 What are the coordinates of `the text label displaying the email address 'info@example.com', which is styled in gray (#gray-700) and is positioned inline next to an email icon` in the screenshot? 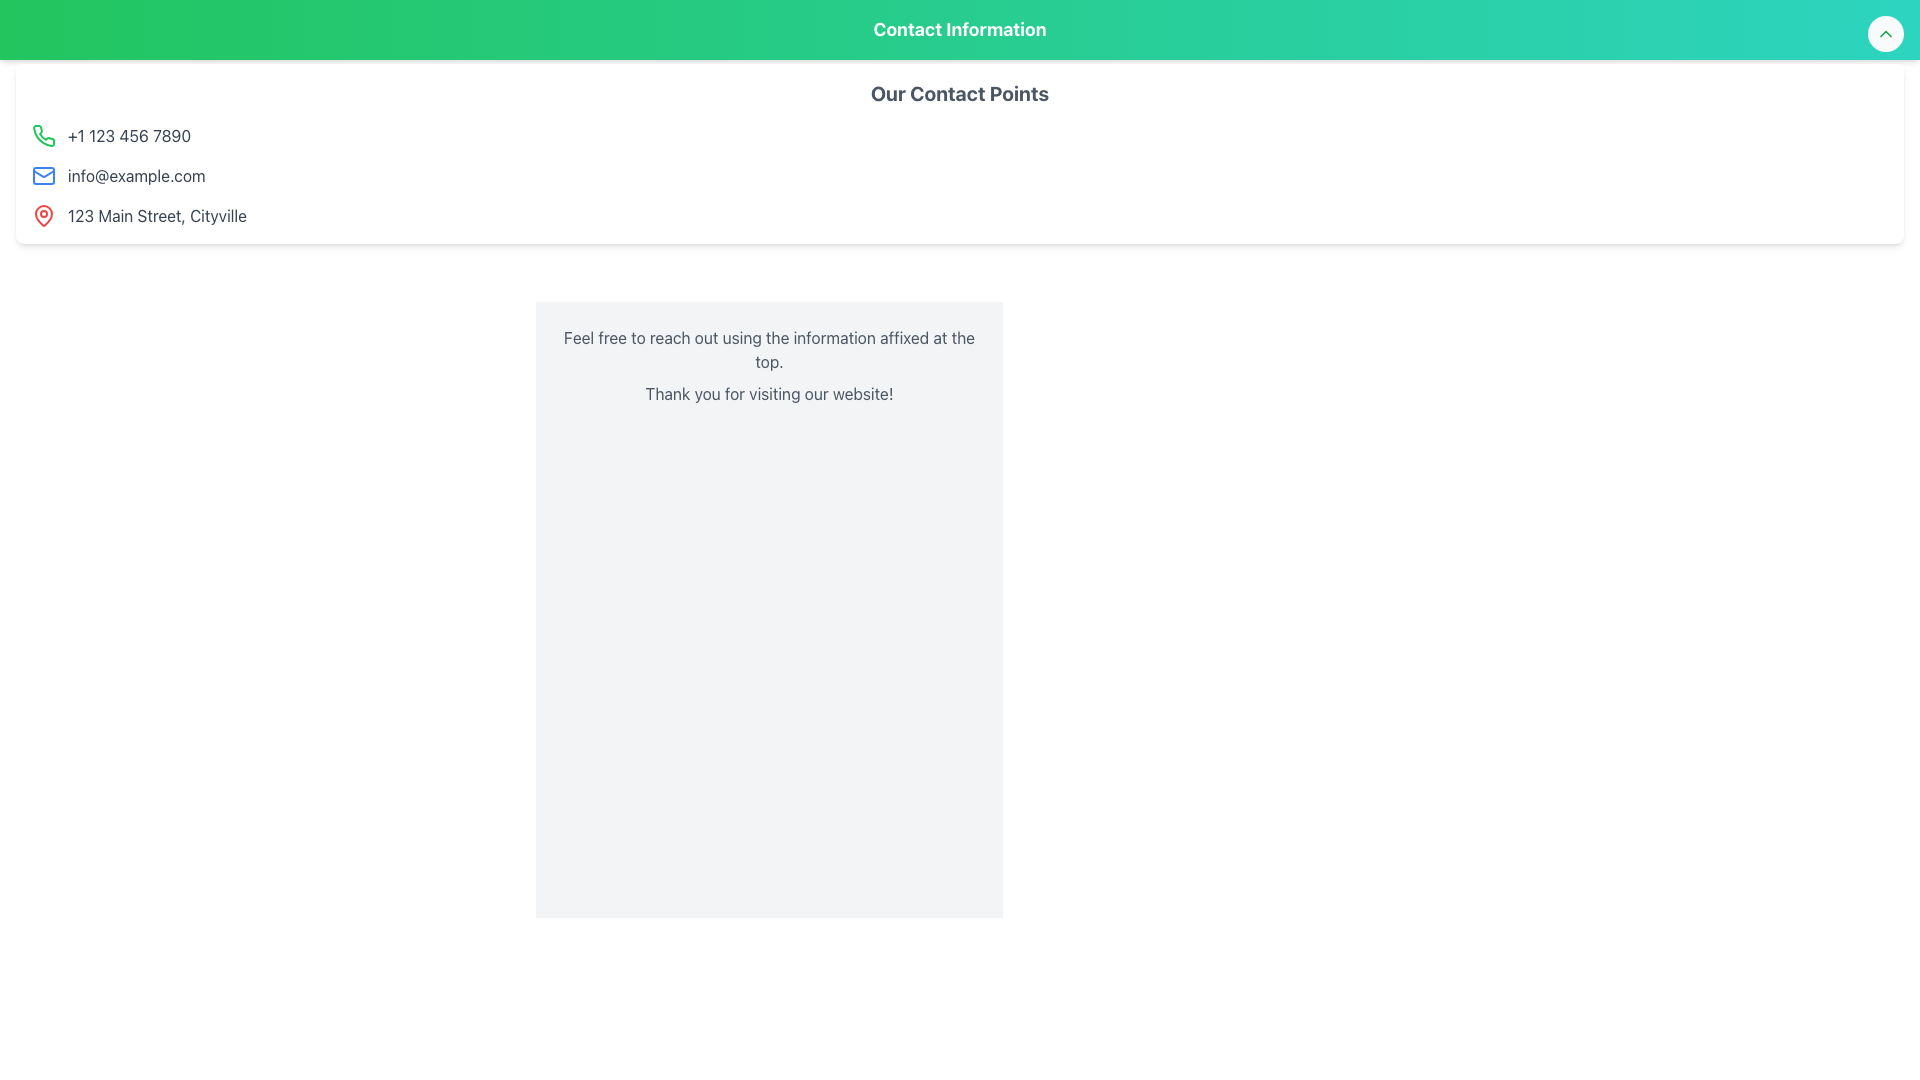 It's located at (135, 175).